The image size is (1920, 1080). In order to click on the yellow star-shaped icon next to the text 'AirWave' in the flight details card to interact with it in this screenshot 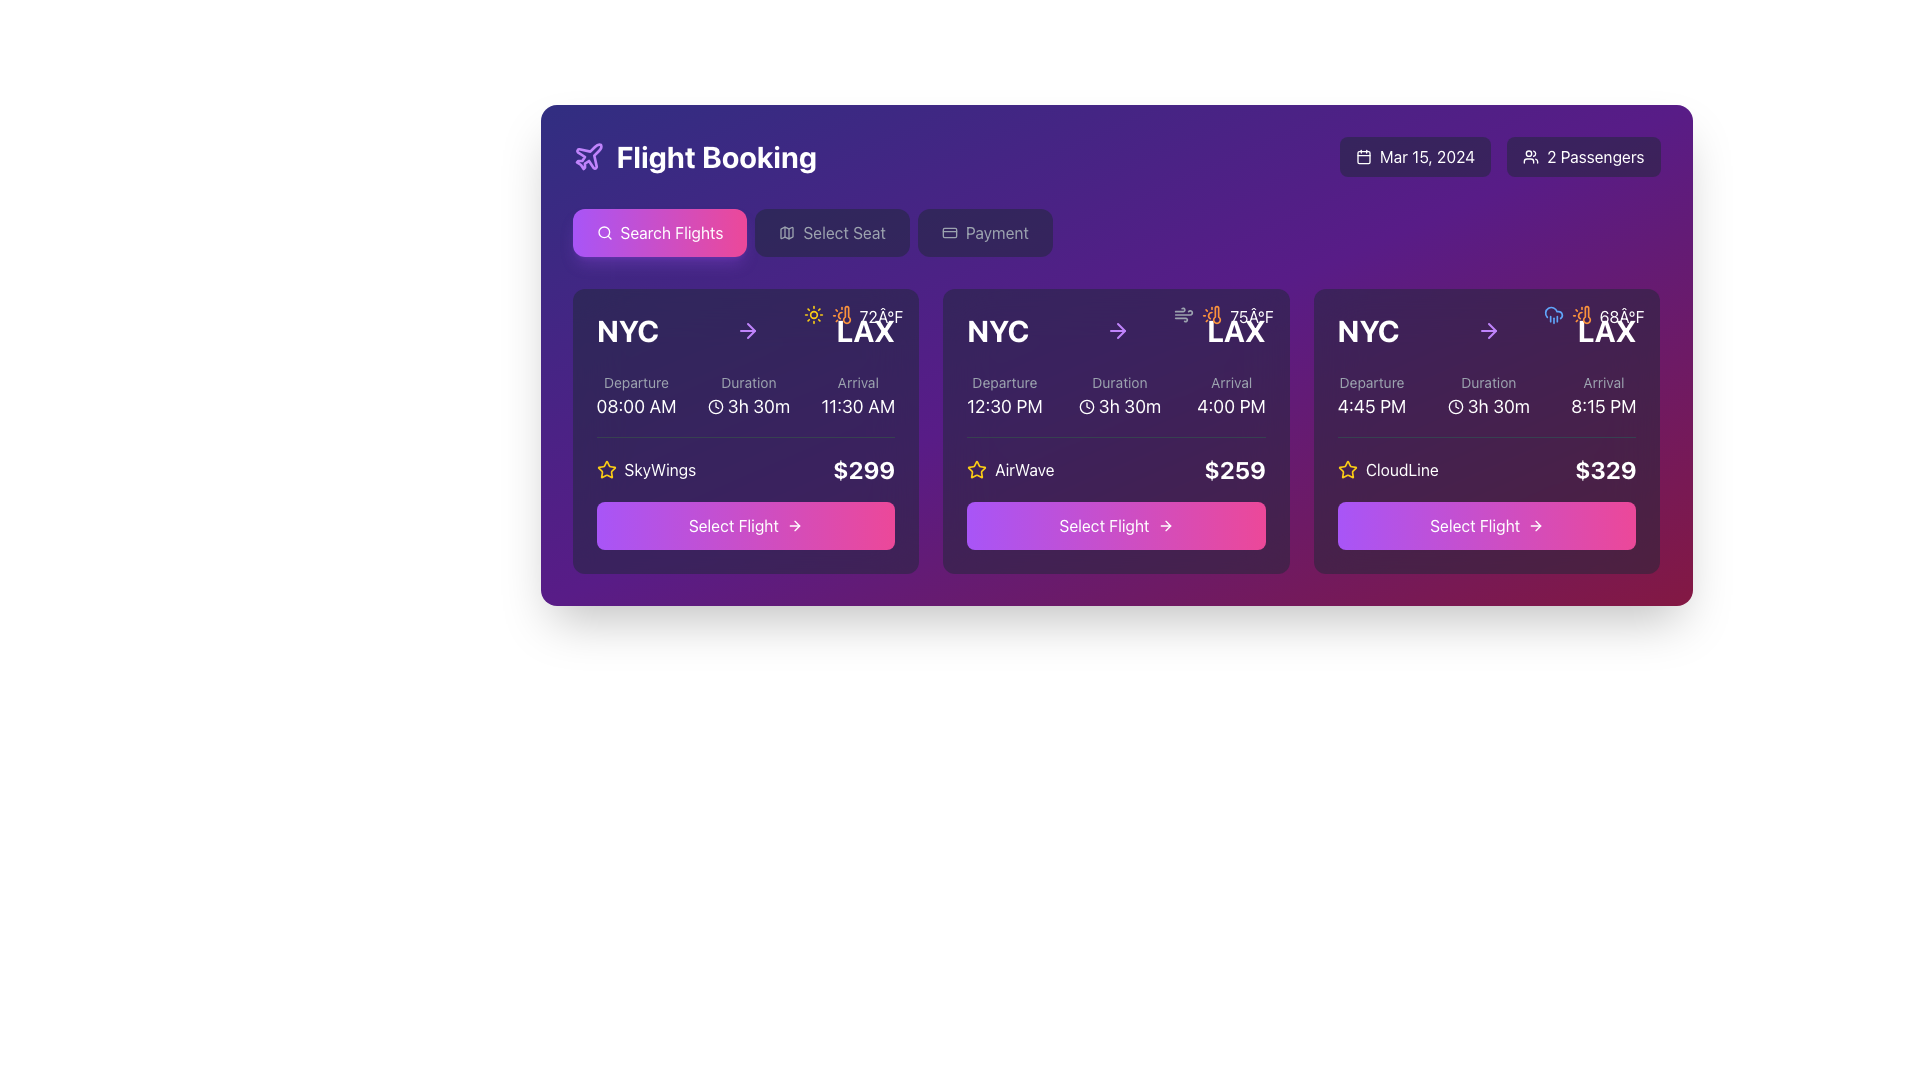, I will do `click(977, 469)`.